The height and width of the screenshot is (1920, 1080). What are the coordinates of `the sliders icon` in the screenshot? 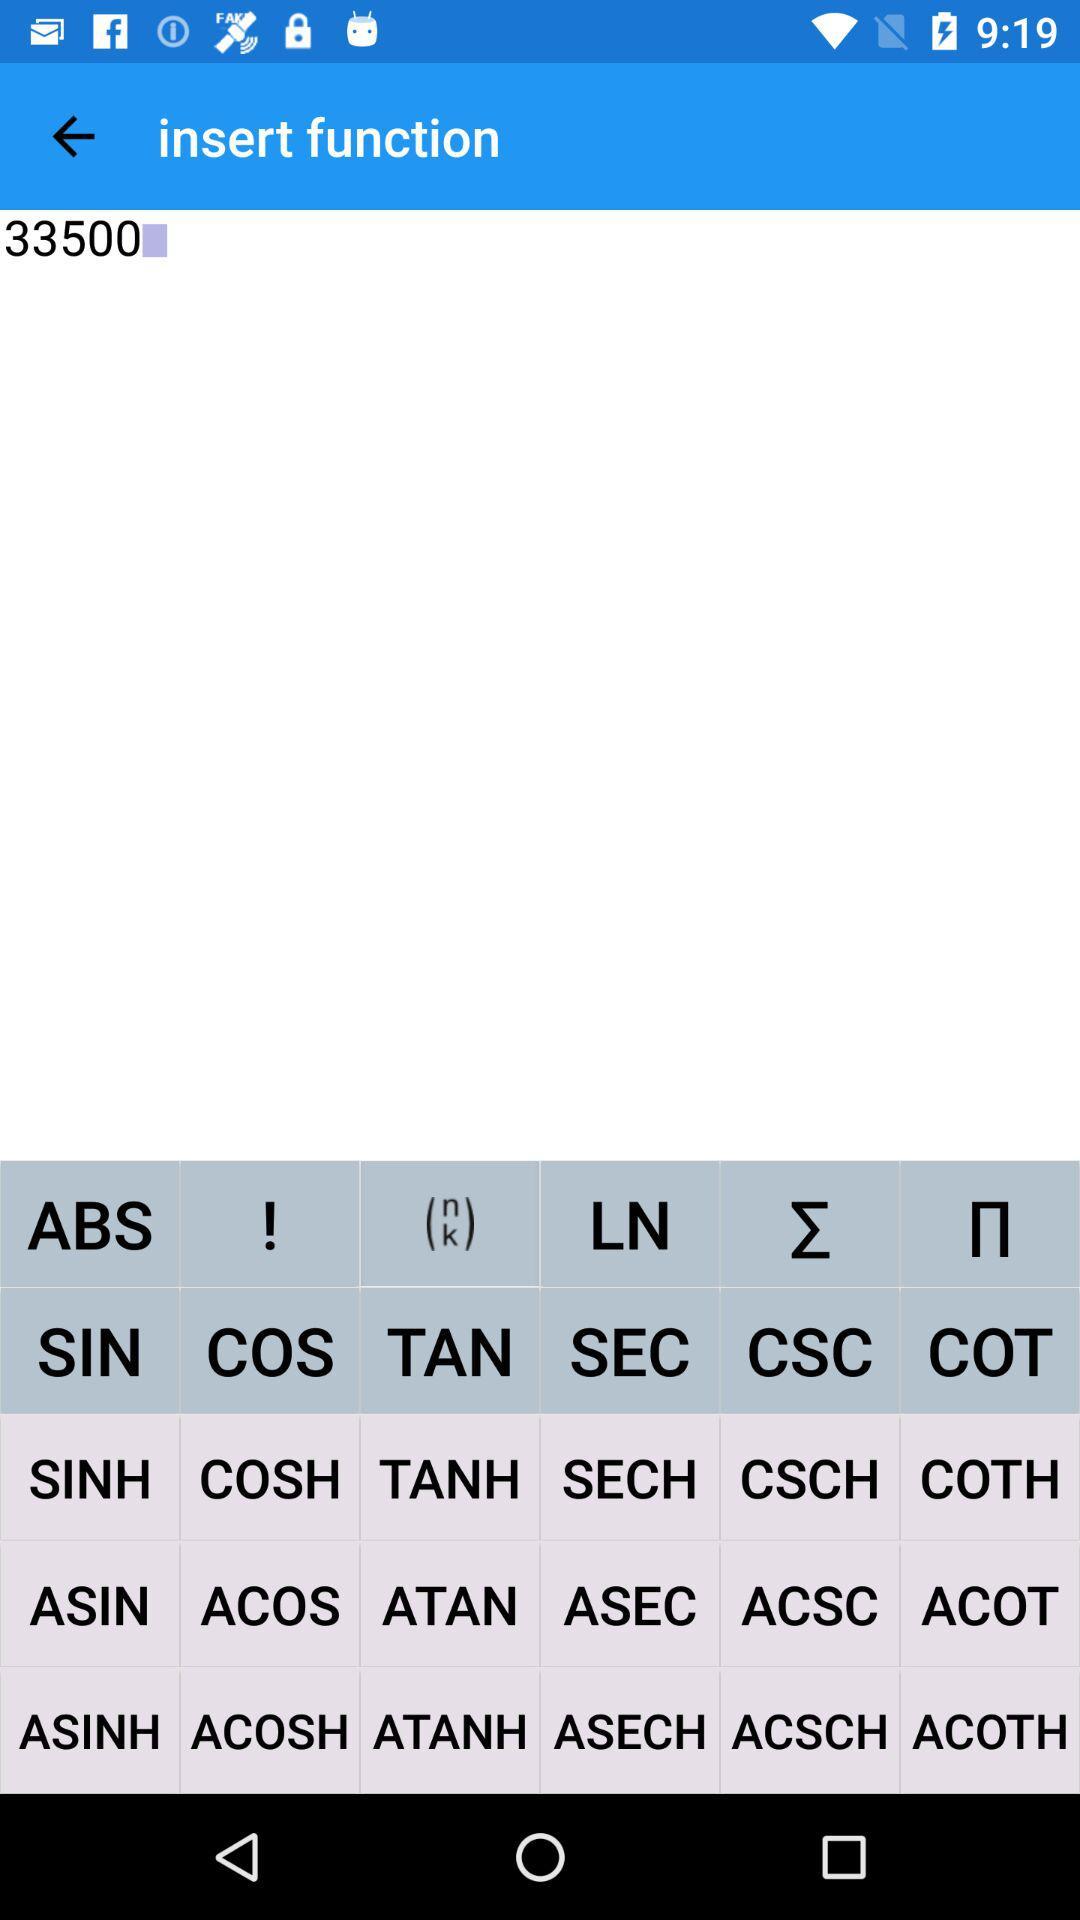 It's located at (450, 1222).